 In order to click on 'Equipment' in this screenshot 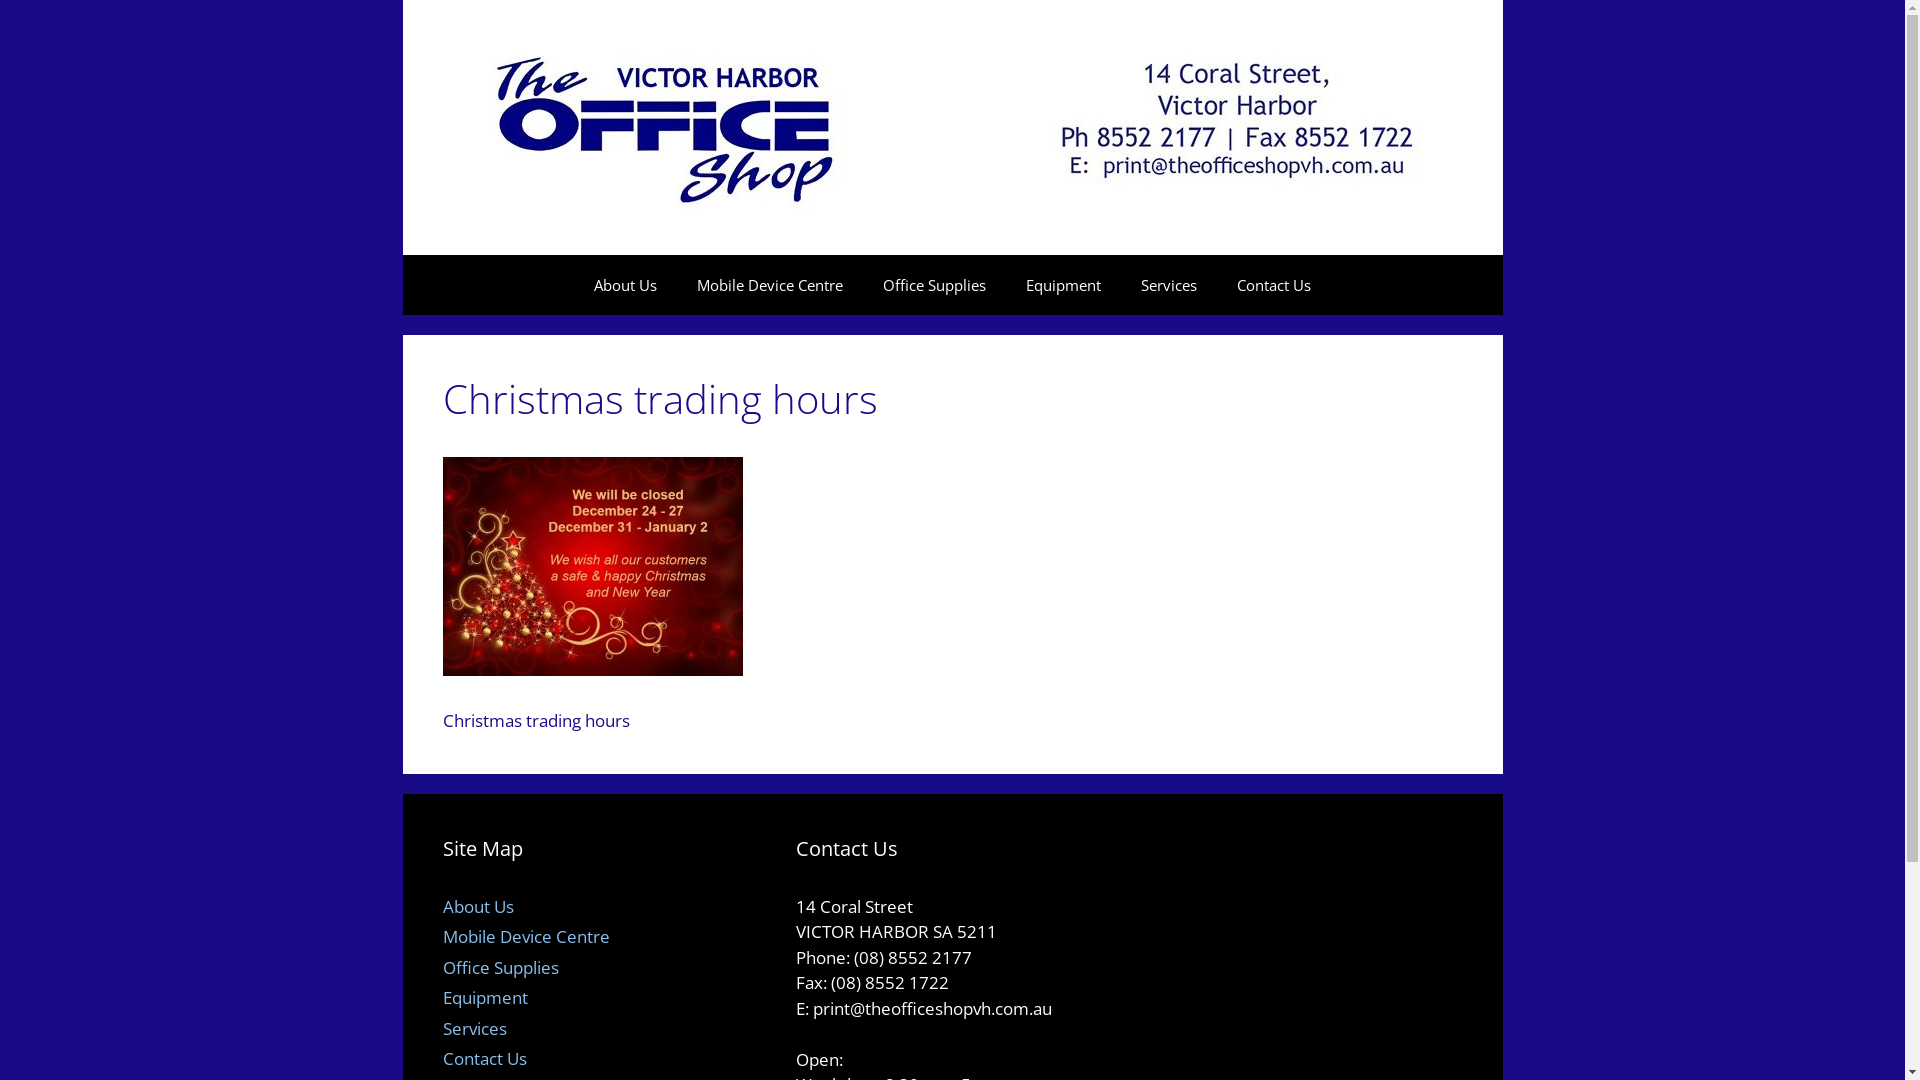, I will do `click(440, 997)`.